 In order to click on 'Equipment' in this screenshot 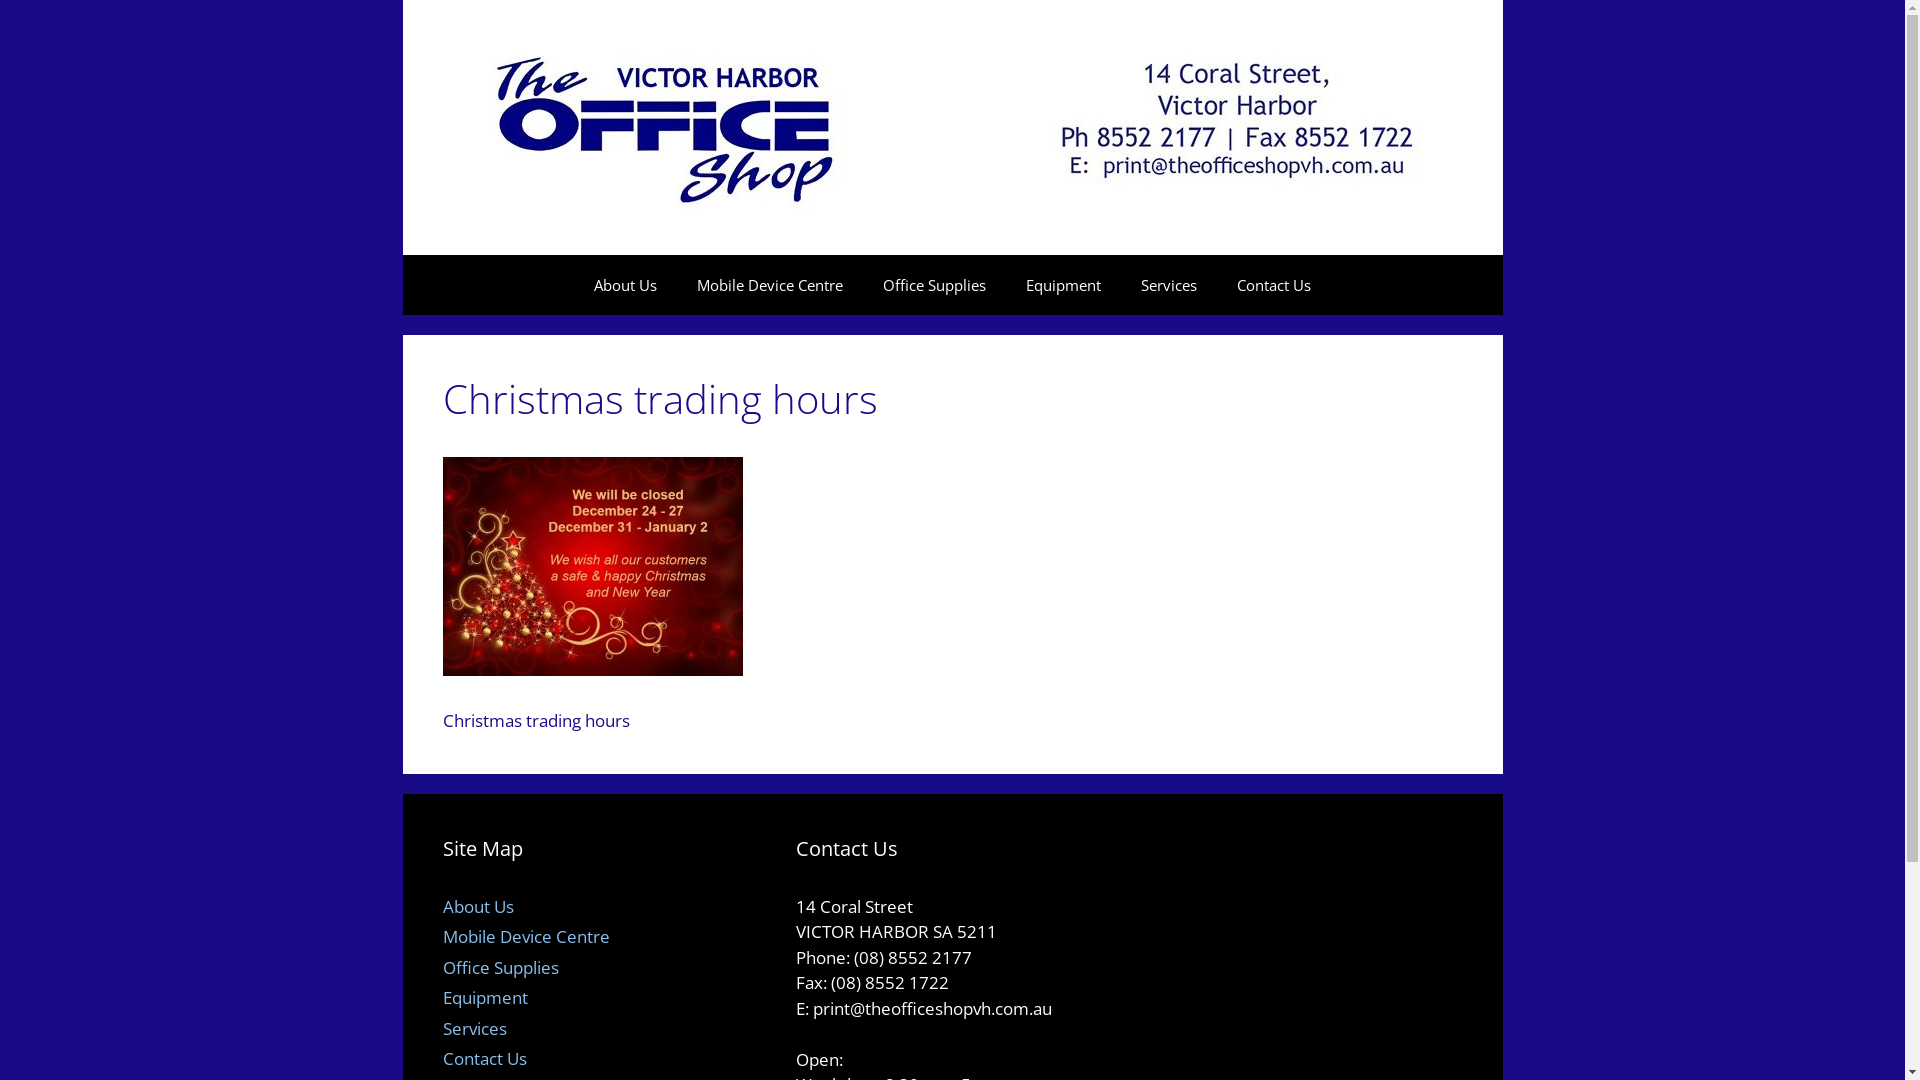, I will do `click(440, 997)`.